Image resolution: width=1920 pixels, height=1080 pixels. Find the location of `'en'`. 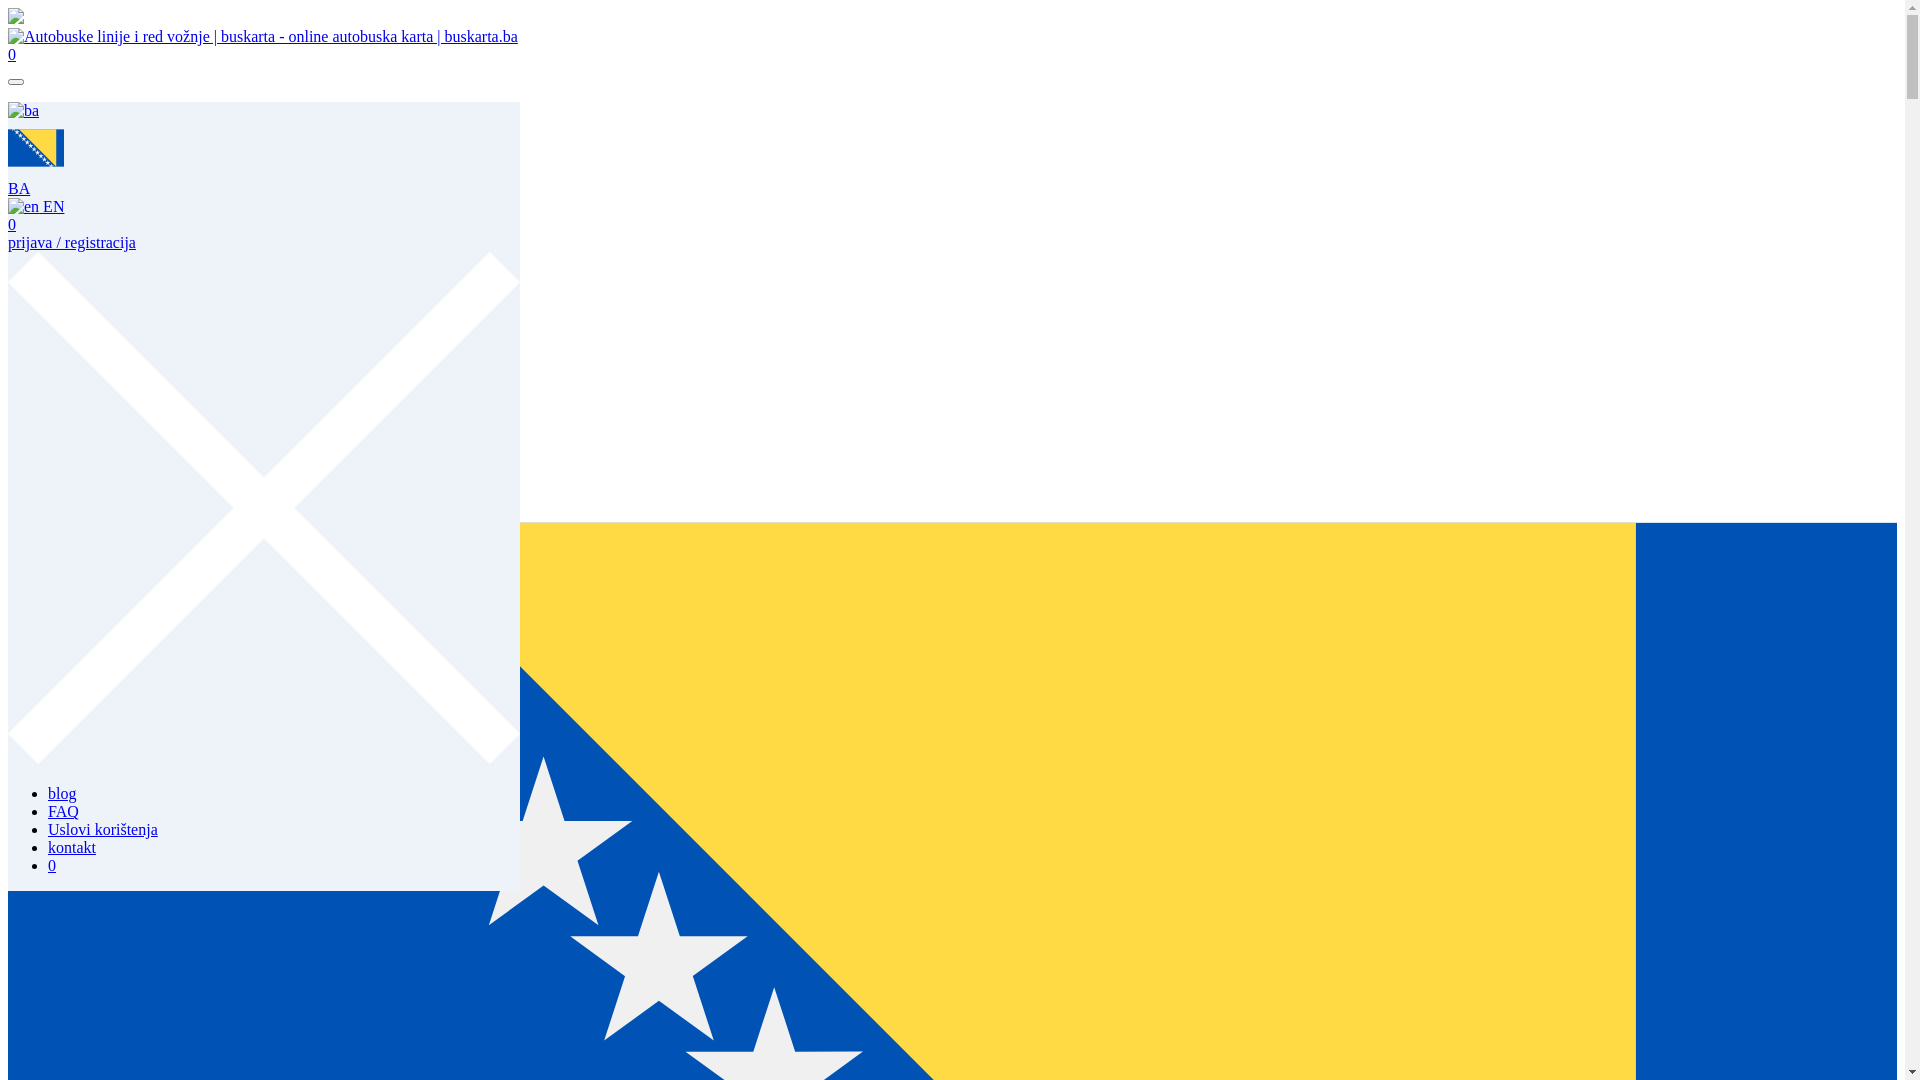

'en' is located at coordinates (23, 207).